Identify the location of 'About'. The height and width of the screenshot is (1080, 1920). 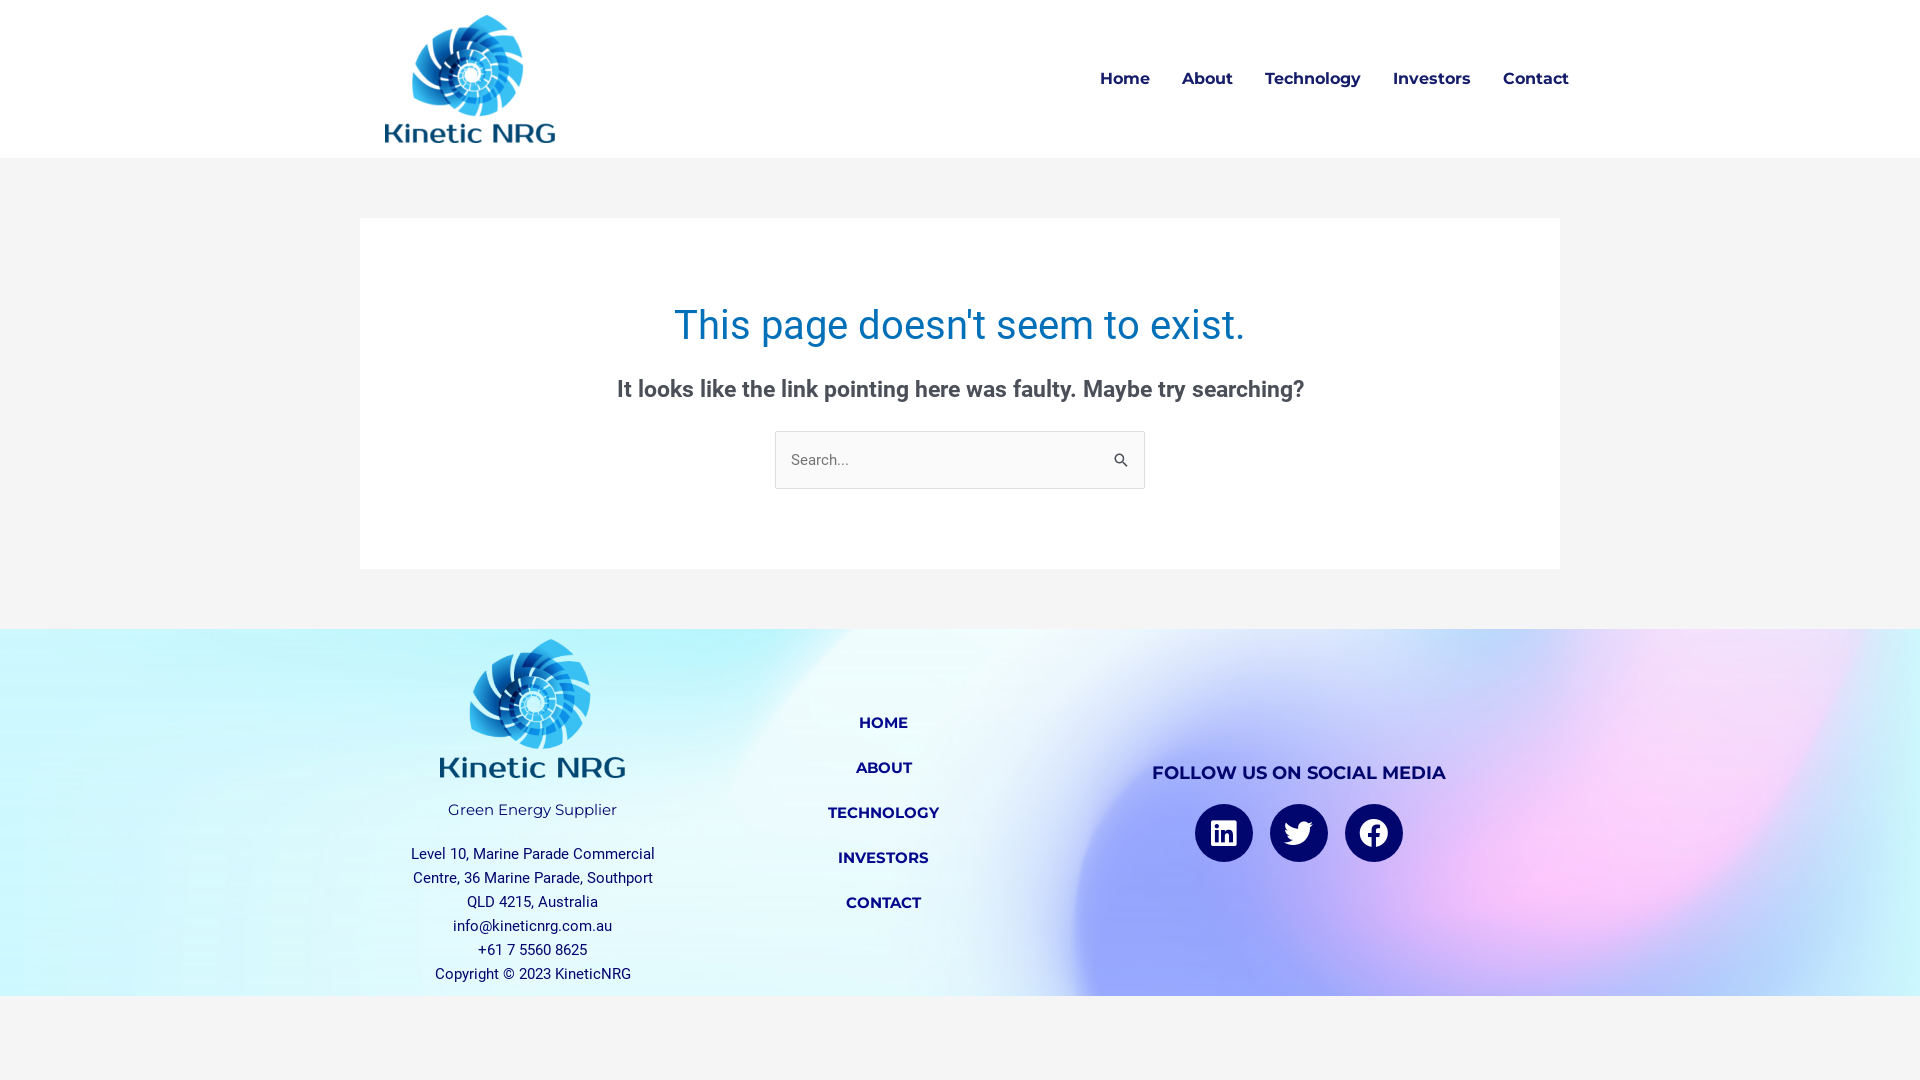
(1166, 77).